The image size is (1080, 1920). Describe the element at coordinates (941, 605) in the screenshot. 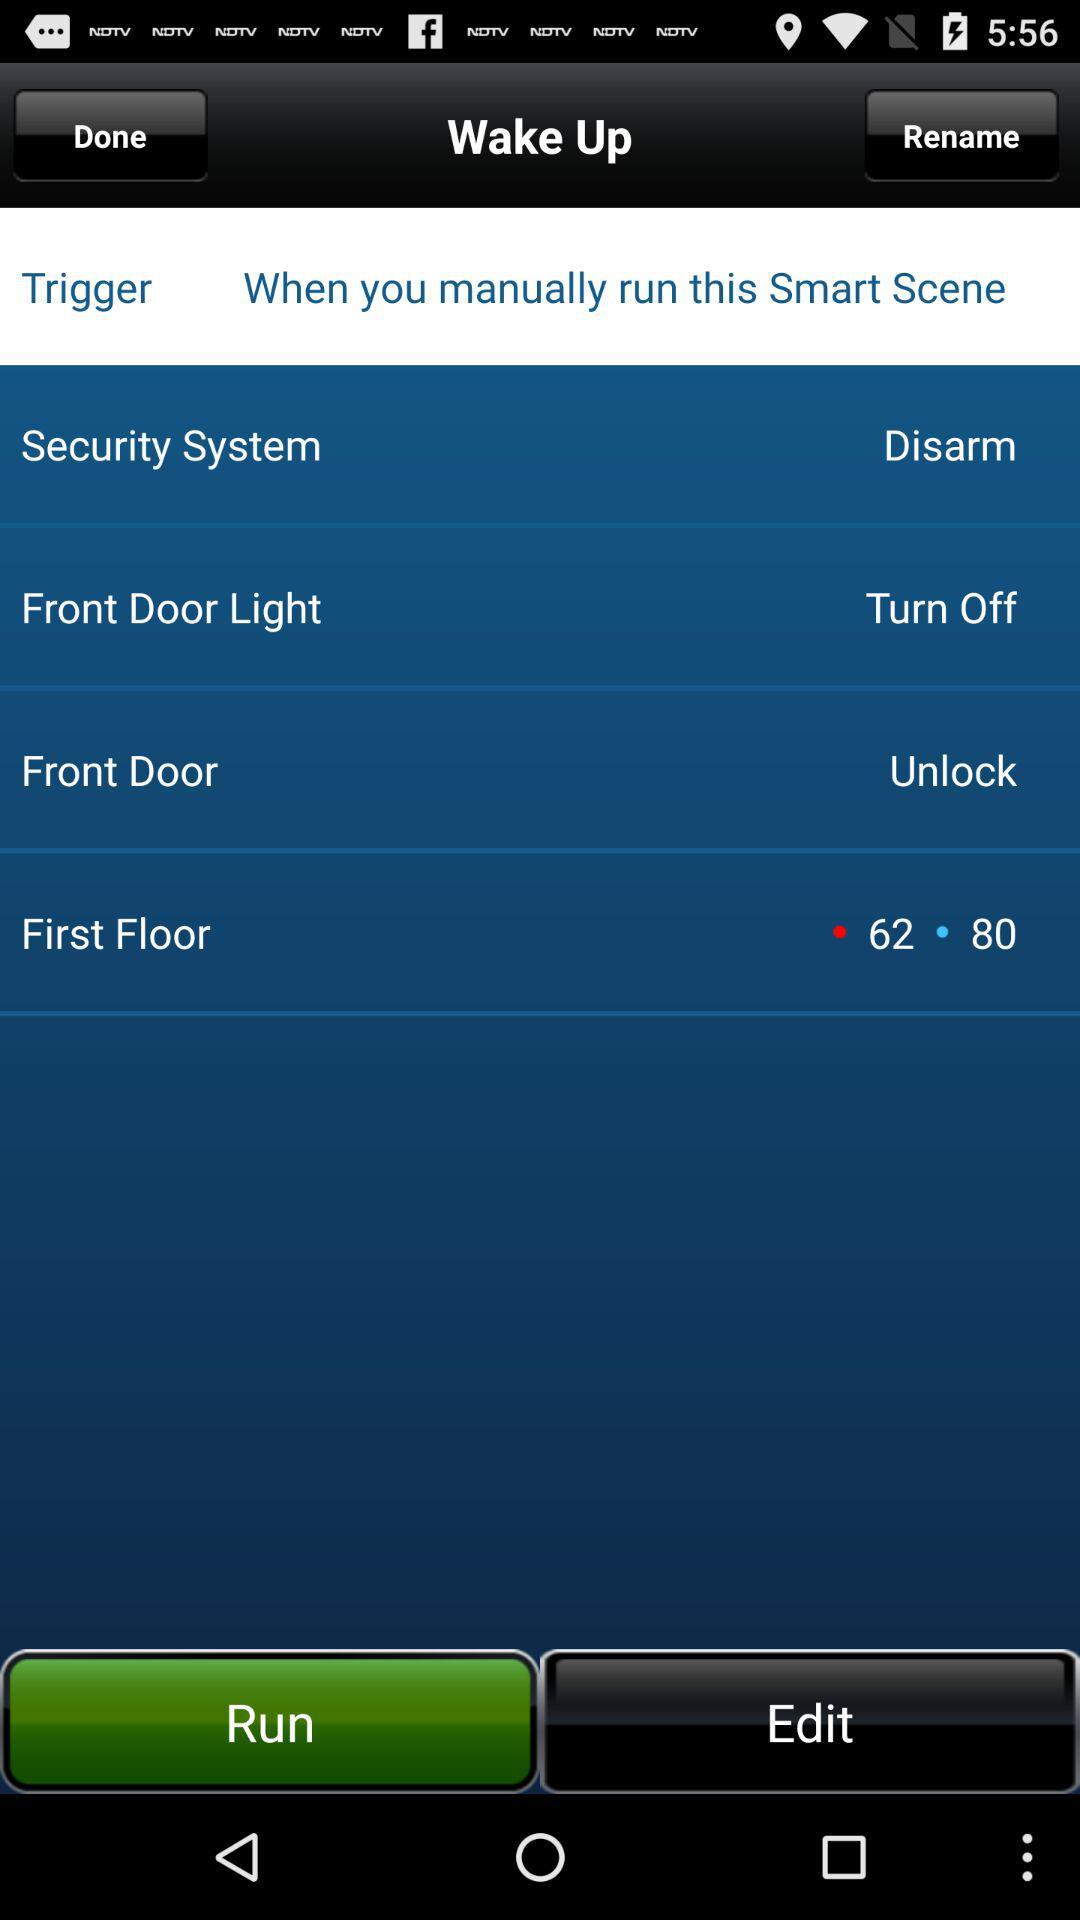

I see `icon next to the front door app` at that location.